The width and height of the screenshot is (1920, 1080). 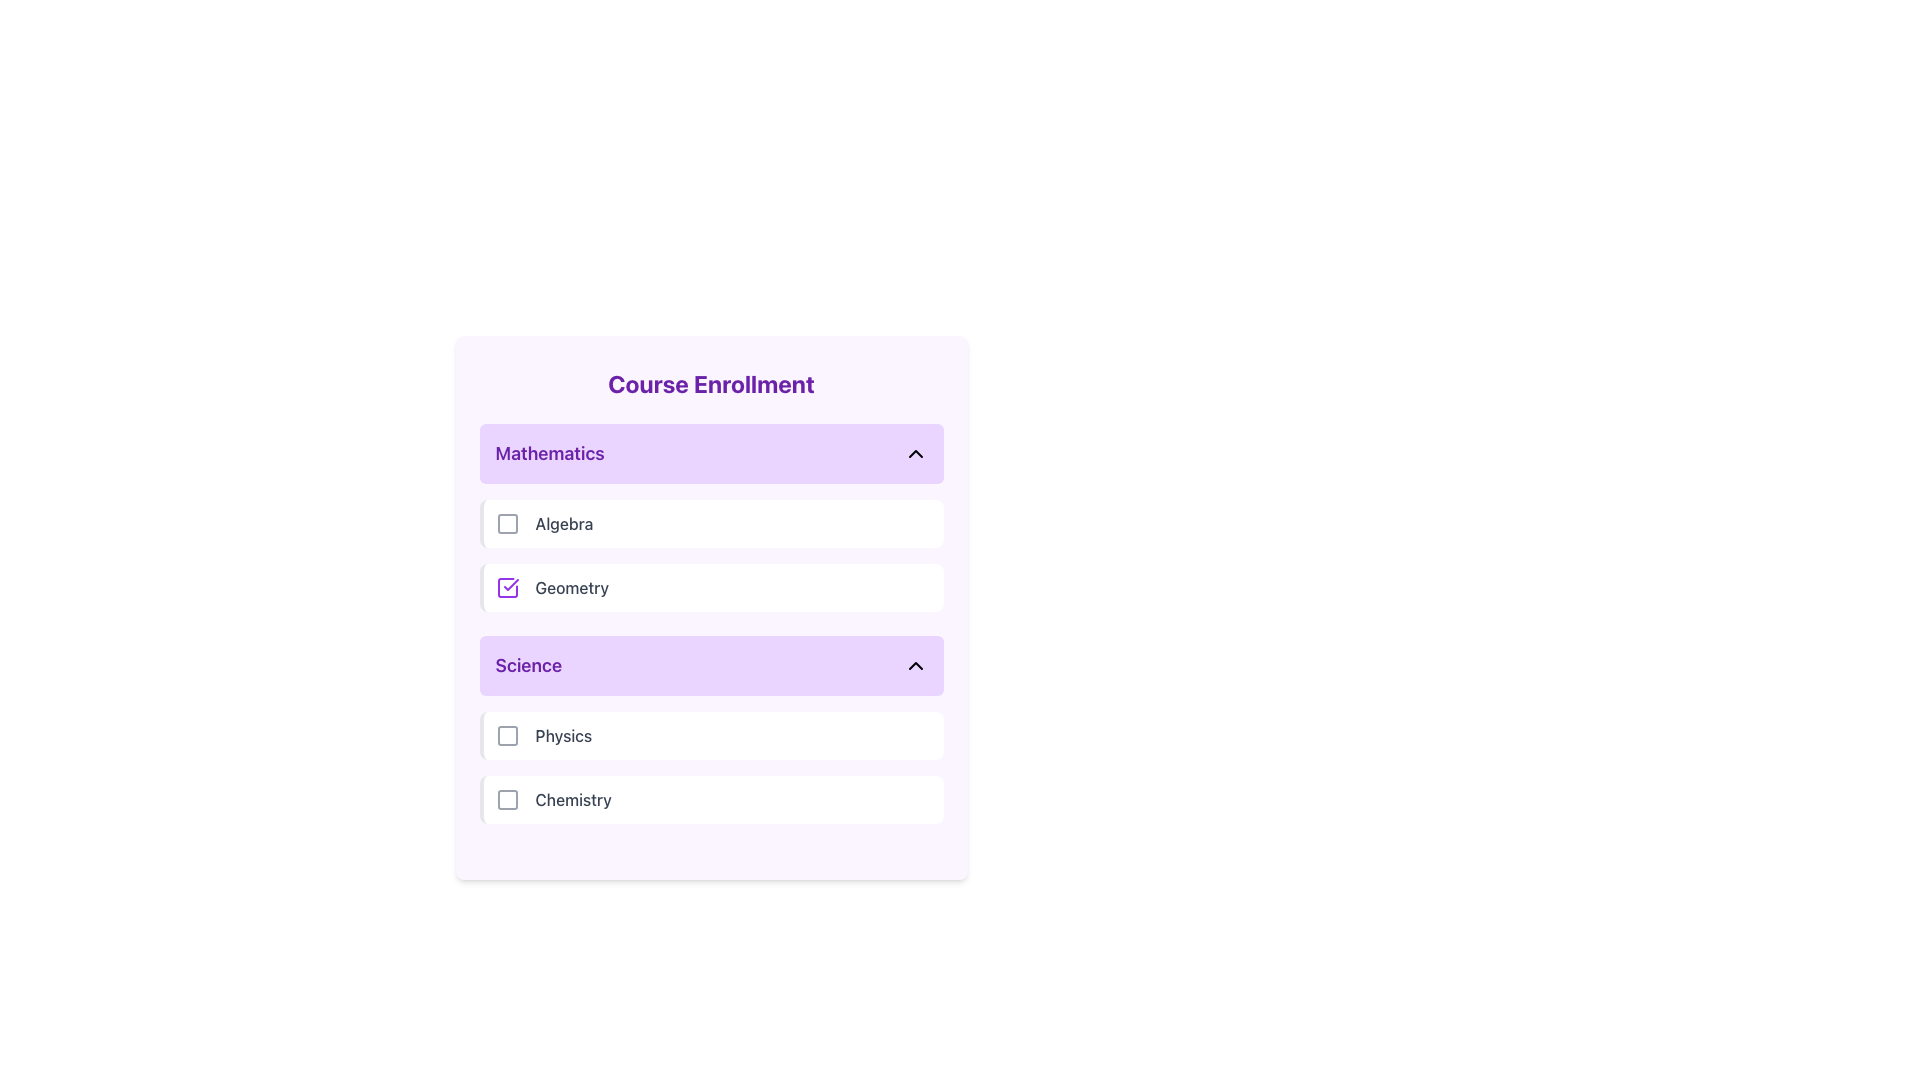 What do you see at coordinates (507, 798) in the screenshot?
I see `the checkbox icon located next to the text 'Chemistry' in the Science section` at bounding box center [507, 798].